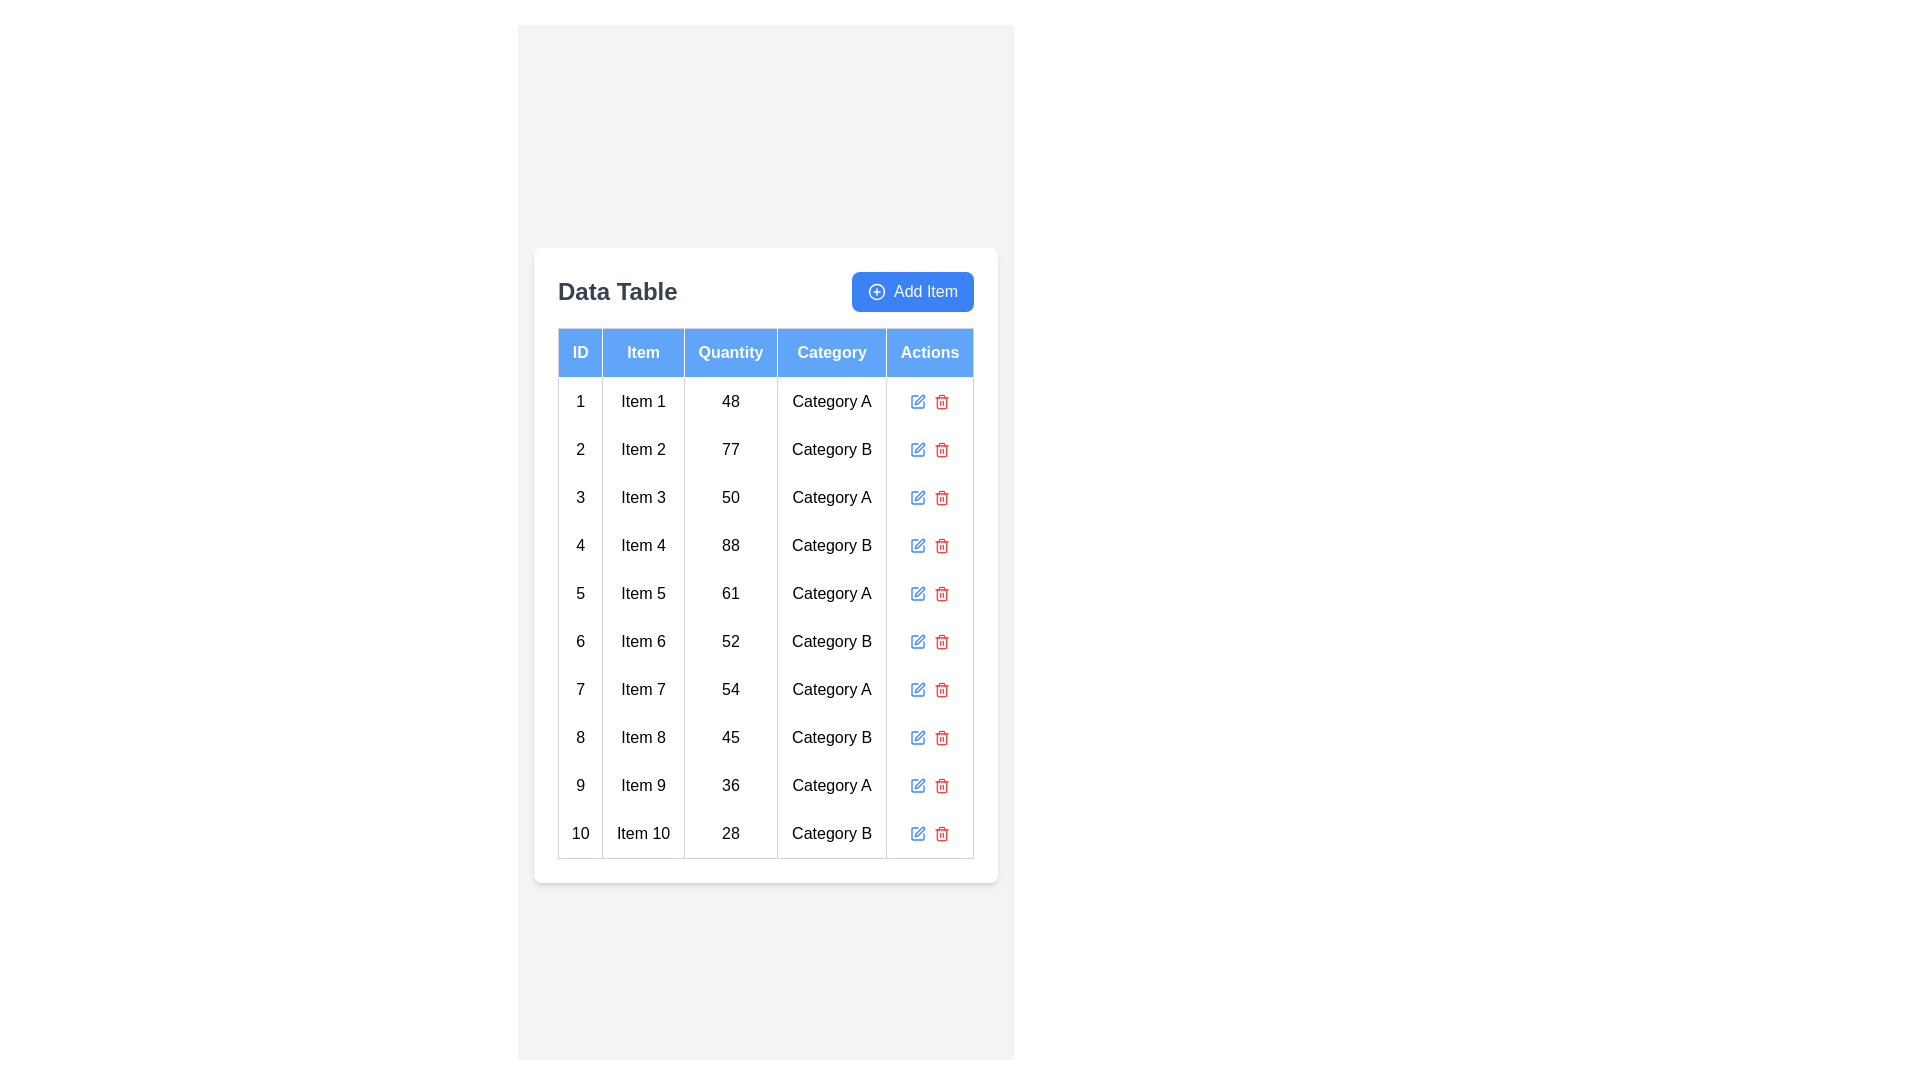  I want to click on the 'Edit' icon button in the 'Actions' column of the data table, so click(919, 782).